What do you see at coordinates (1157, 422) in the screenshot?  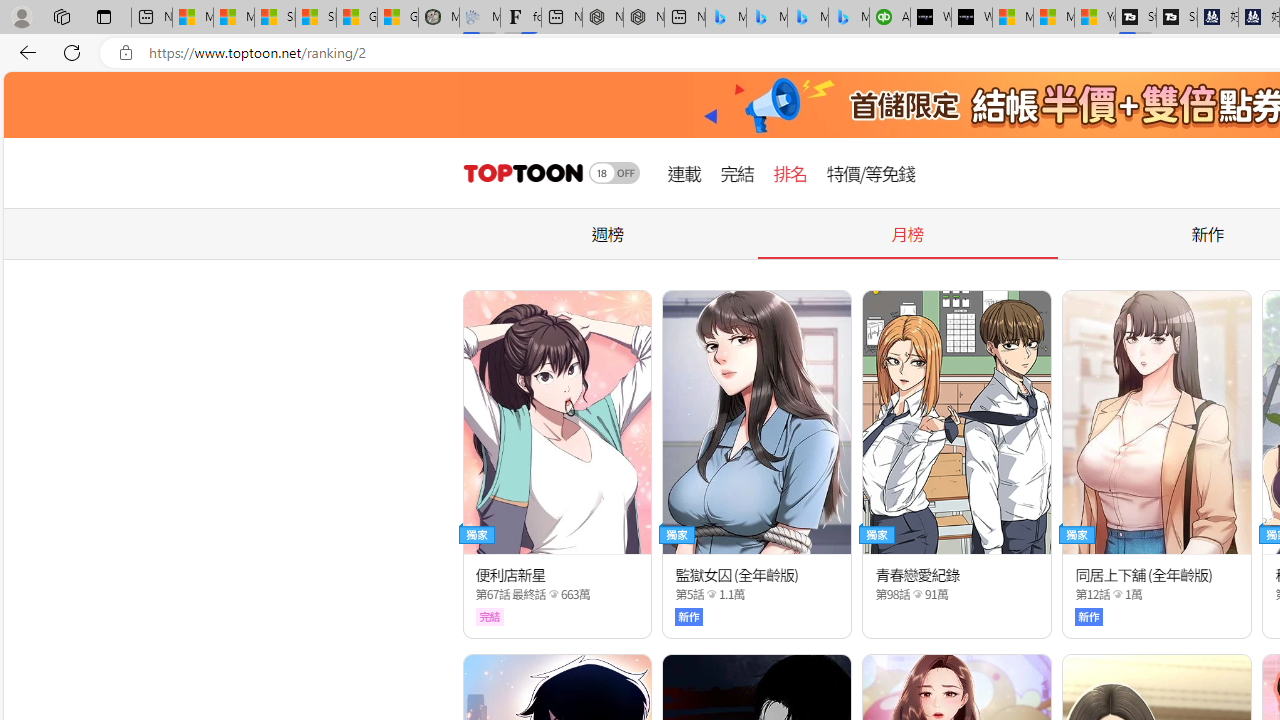 I see `'Class: thumb_img'` at bounding box center [1157, 422].